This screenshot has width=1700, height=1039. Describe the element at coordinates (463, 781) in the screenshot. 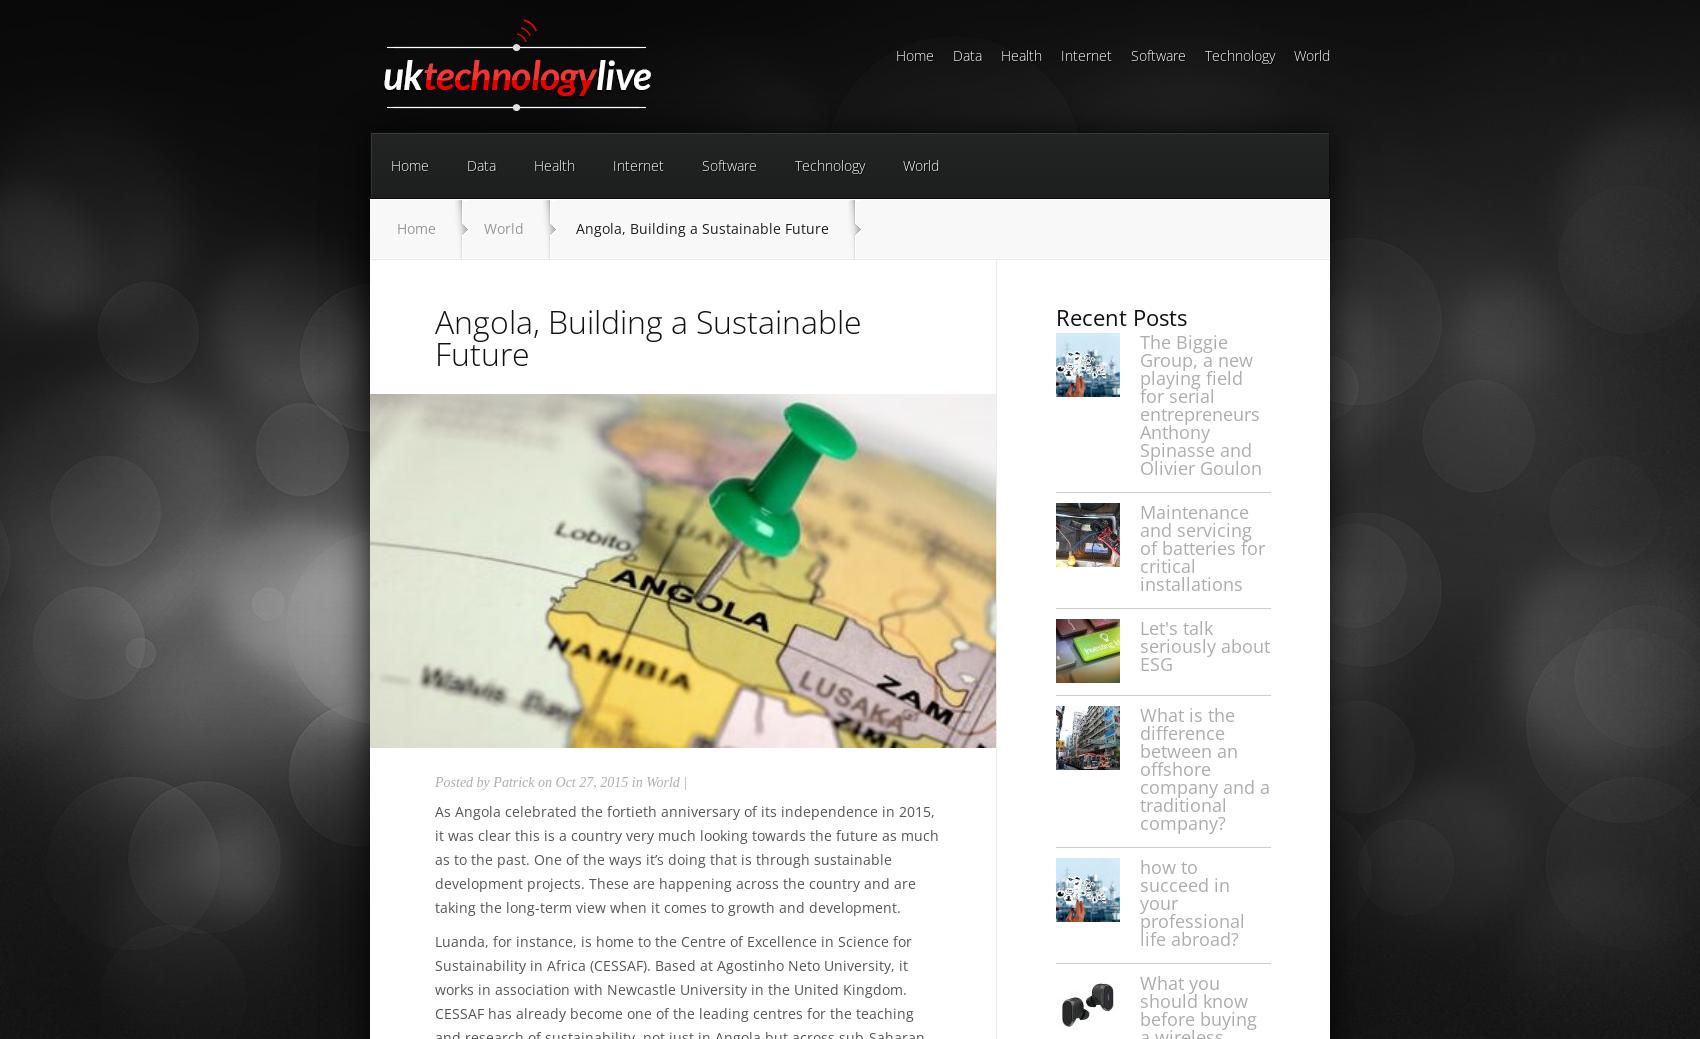

I see `'Posted  by'` at that location.